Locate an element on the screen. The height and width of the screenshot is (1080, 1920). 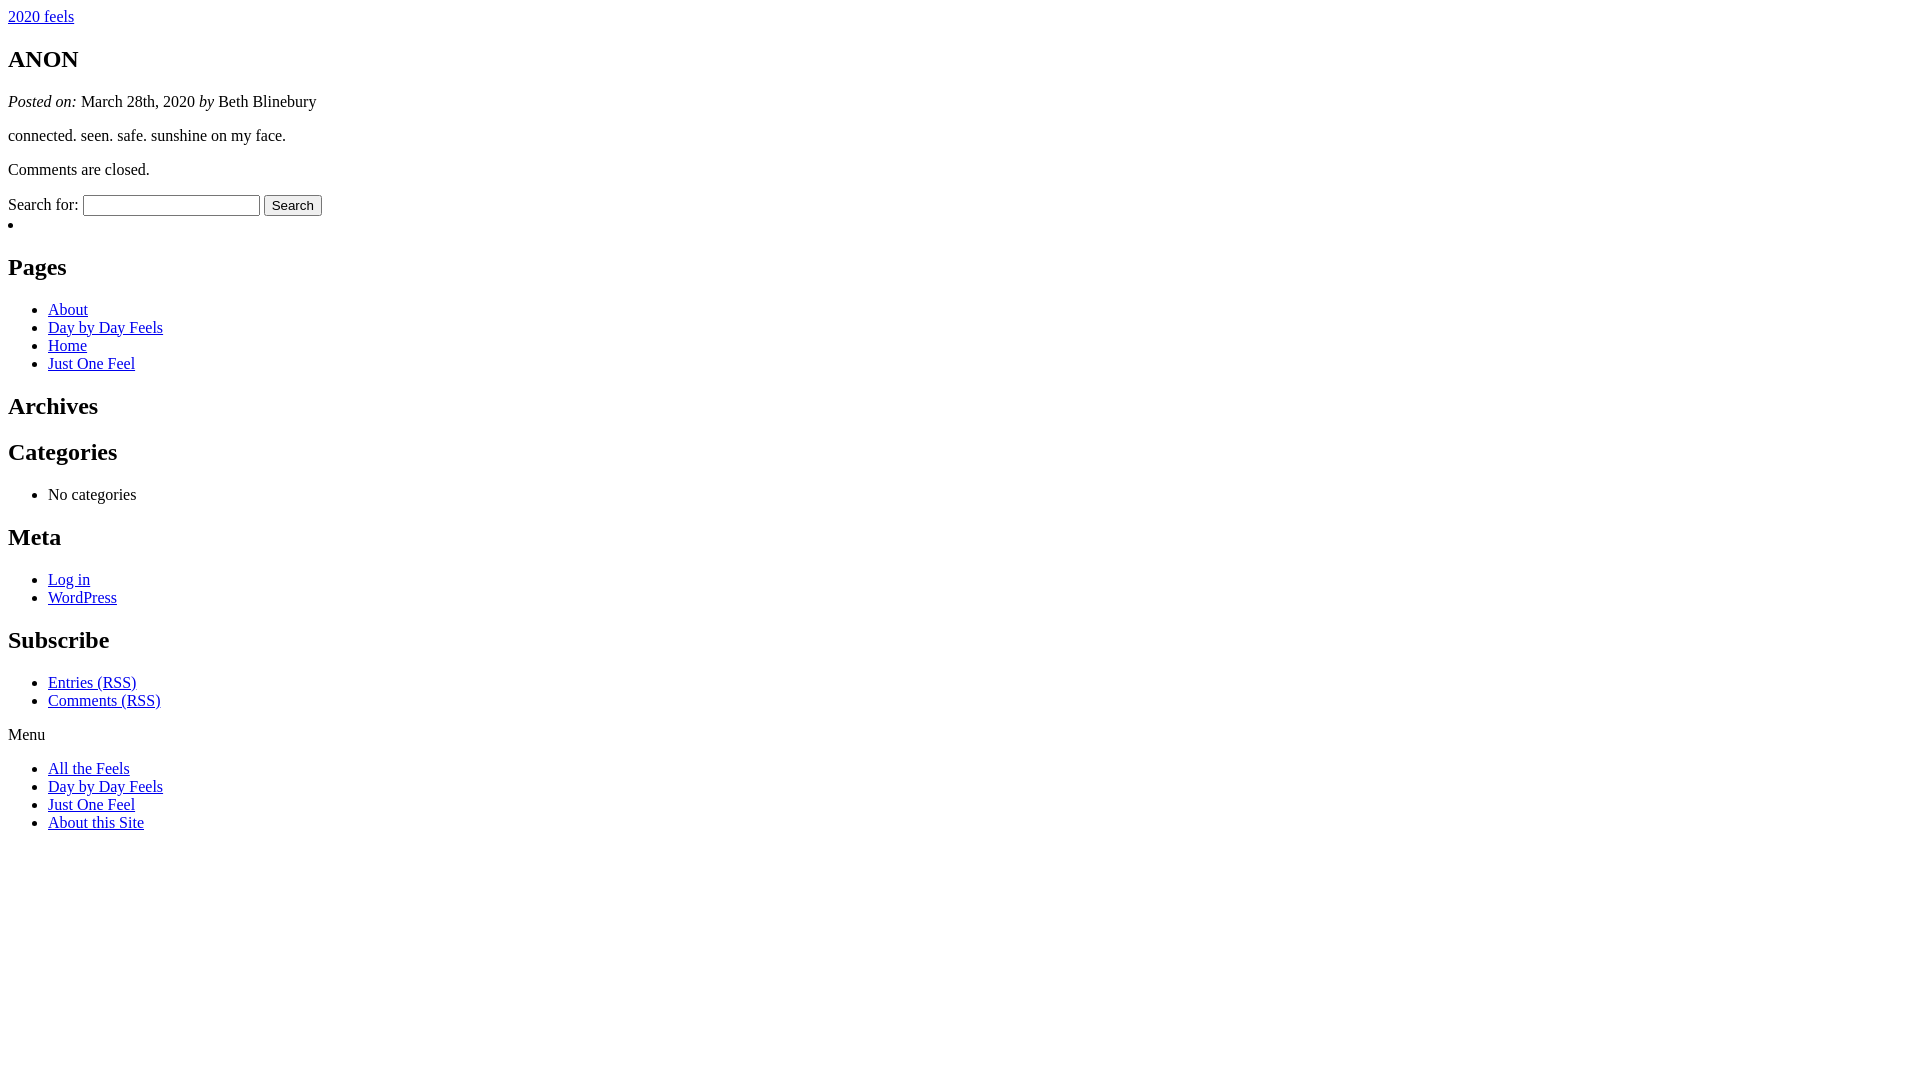
'Just One Feel' is located at coordinates (90, 363).